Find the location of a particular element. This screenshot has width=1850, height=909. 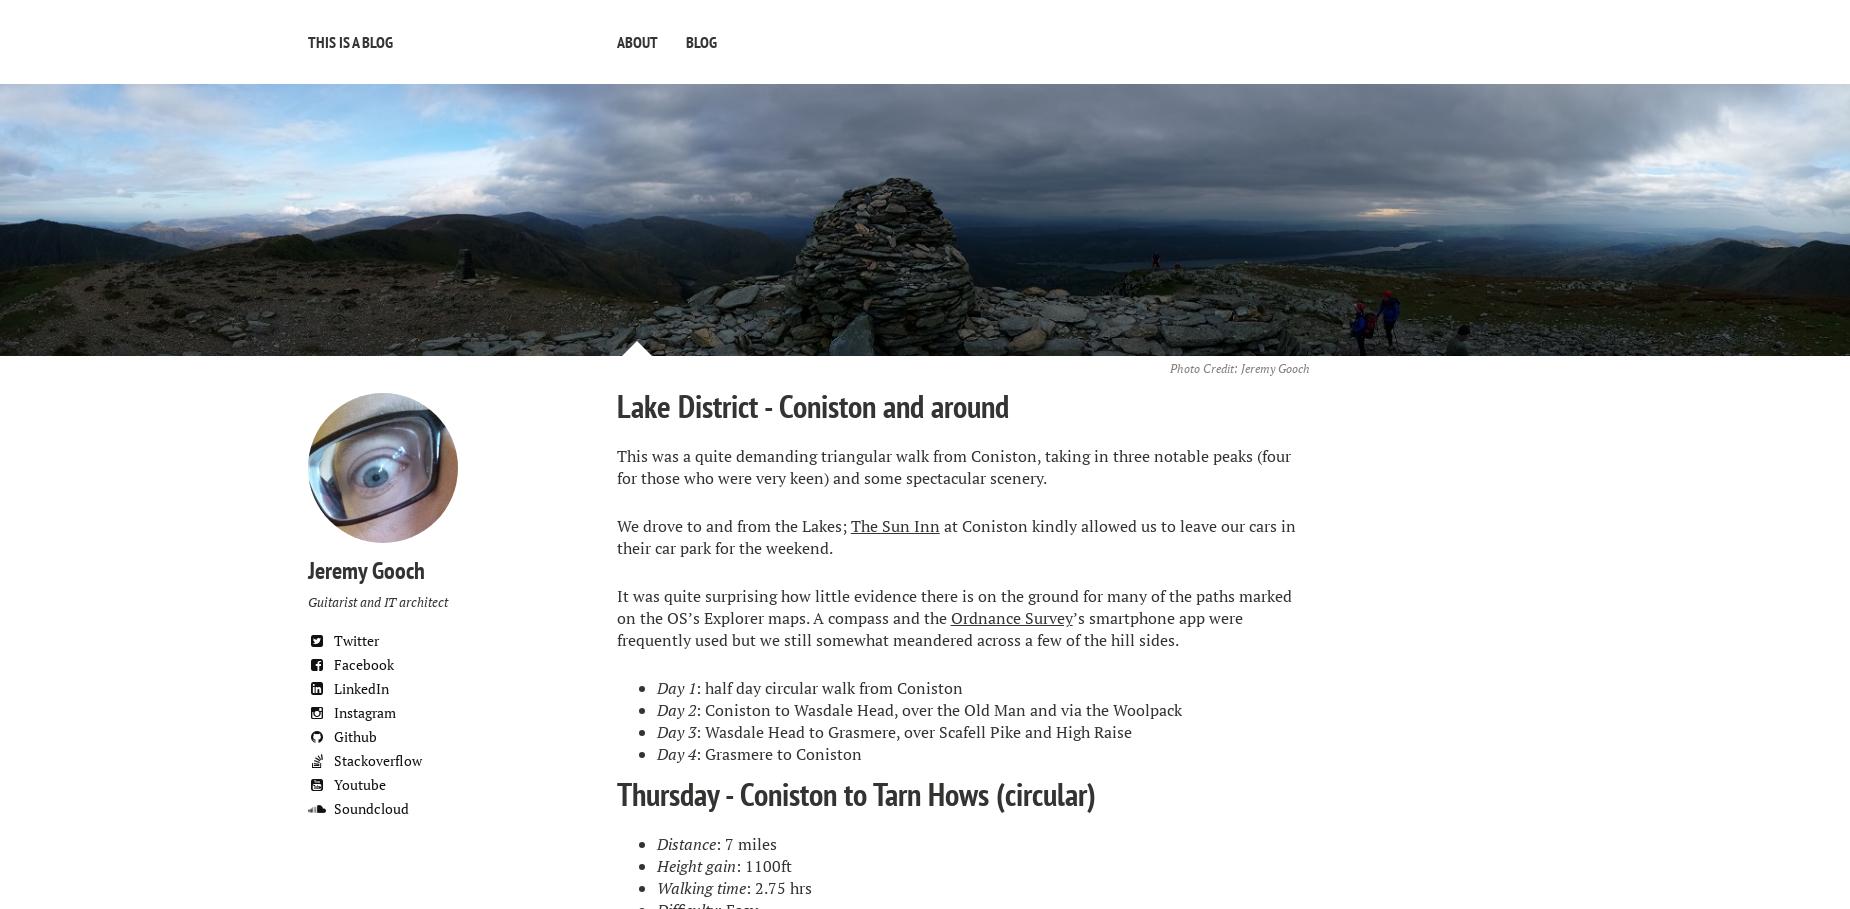

'The Sun Inn' is located at coordinates (894, 526).